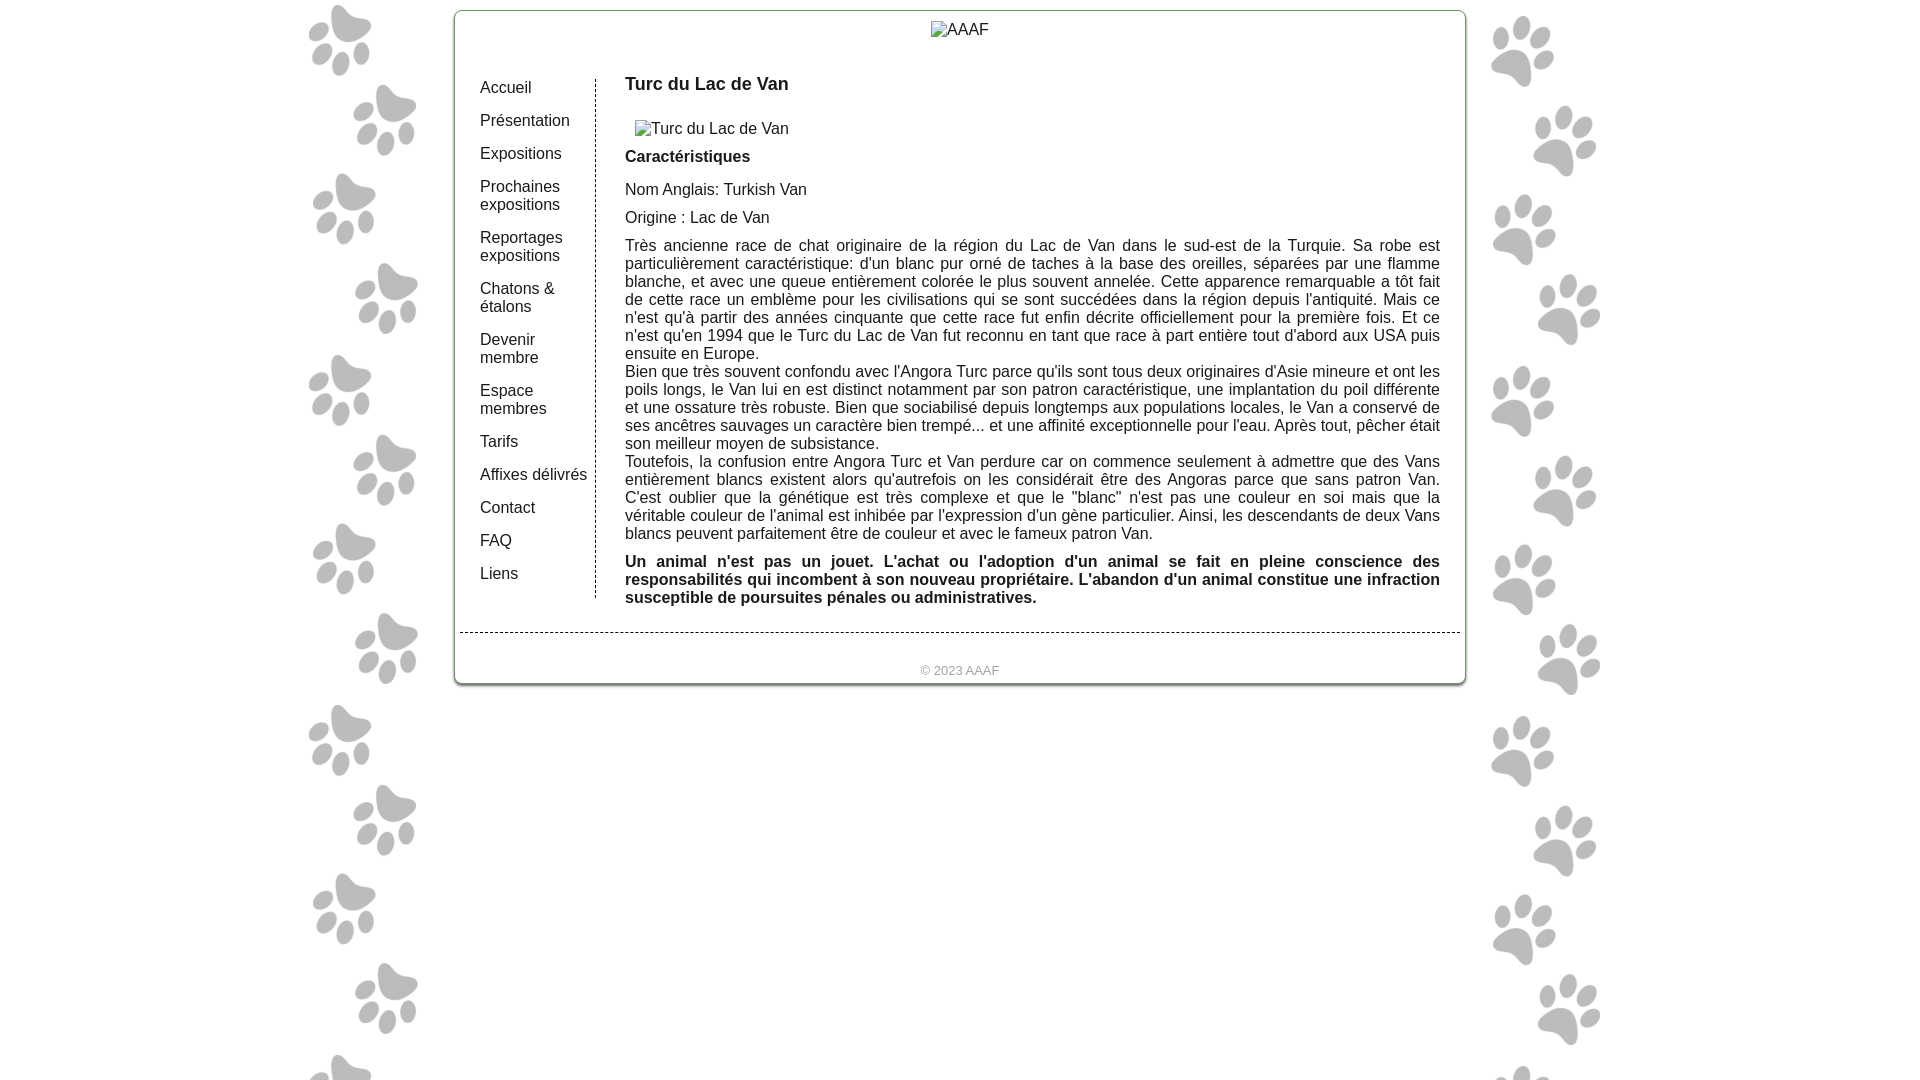  What do you see at coordinates (499, 573) in the screenshot?
I see `'Liens'` at bounding box center [499, 573].